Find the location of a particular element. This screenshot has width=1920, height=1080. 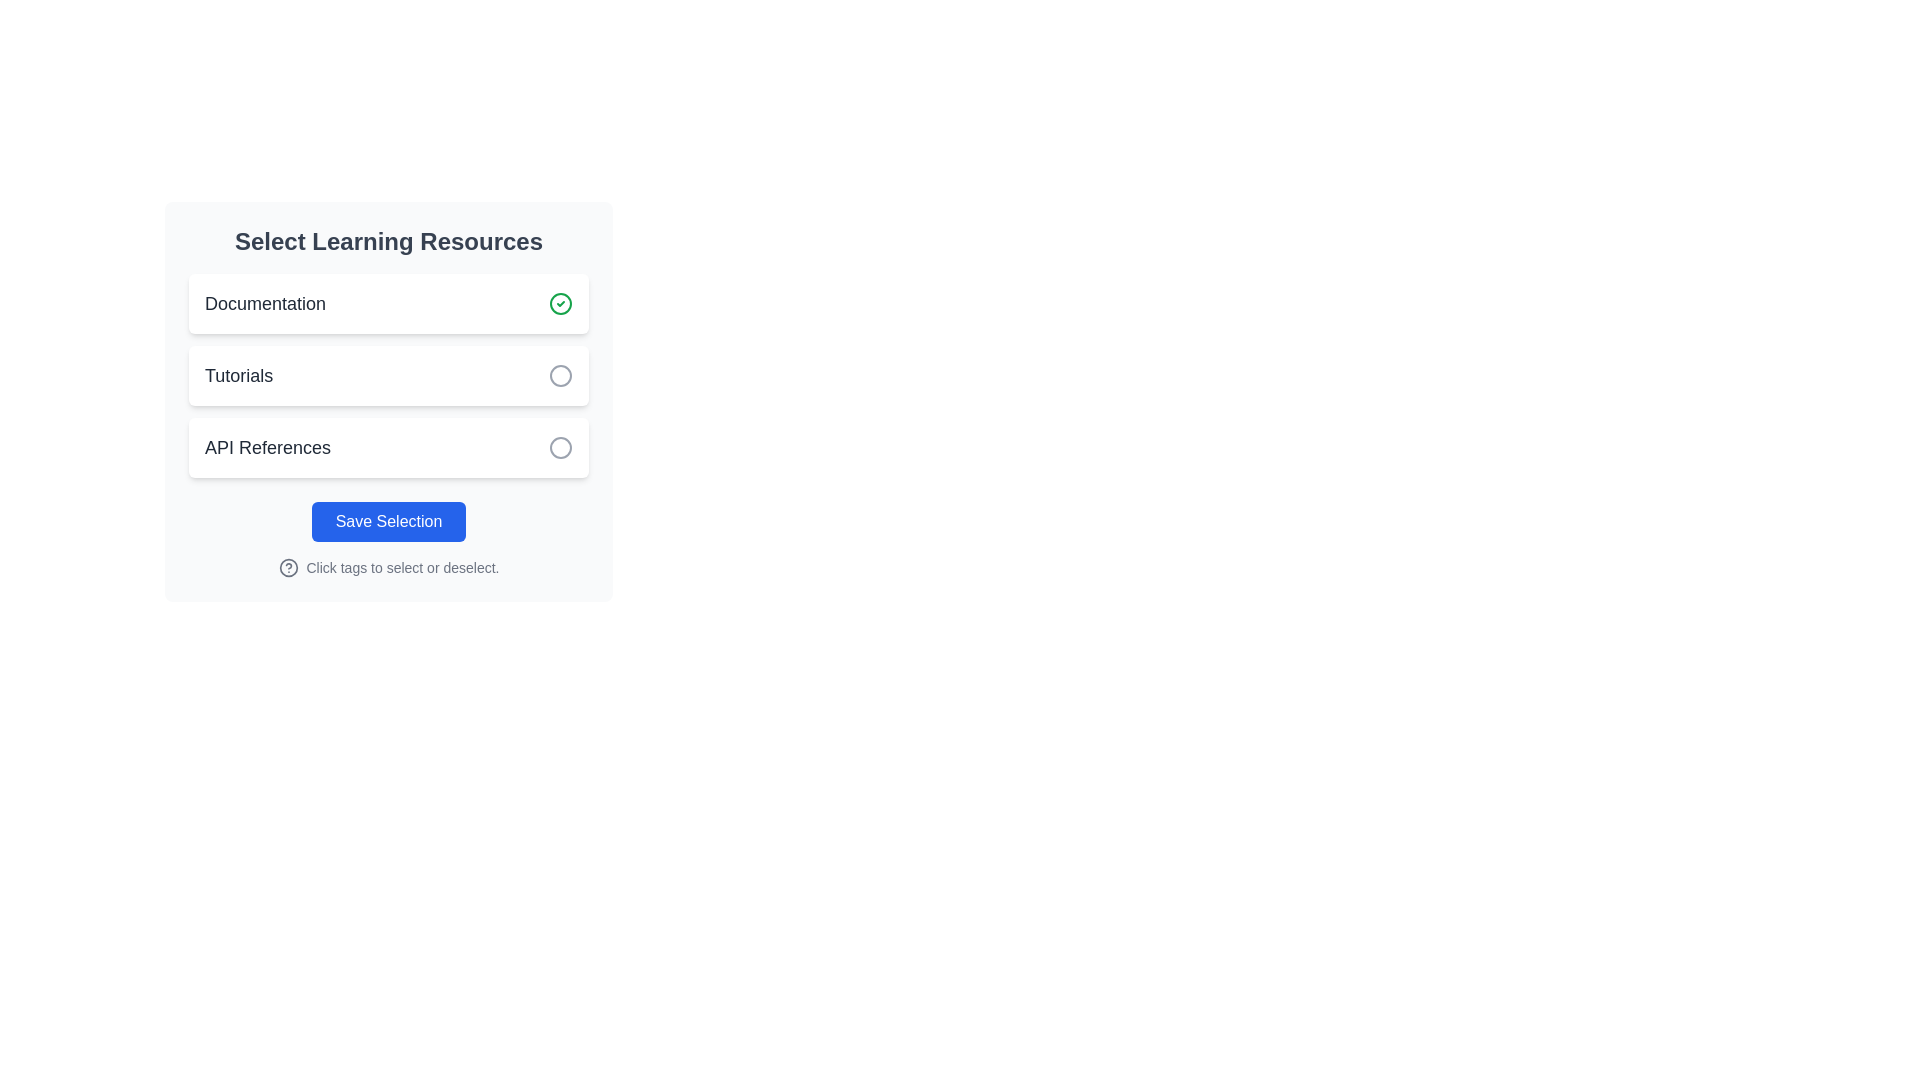

the central SVG Circle element within a monochrome icon located at the bottom area of the interface is located at coordinates (287, 567).